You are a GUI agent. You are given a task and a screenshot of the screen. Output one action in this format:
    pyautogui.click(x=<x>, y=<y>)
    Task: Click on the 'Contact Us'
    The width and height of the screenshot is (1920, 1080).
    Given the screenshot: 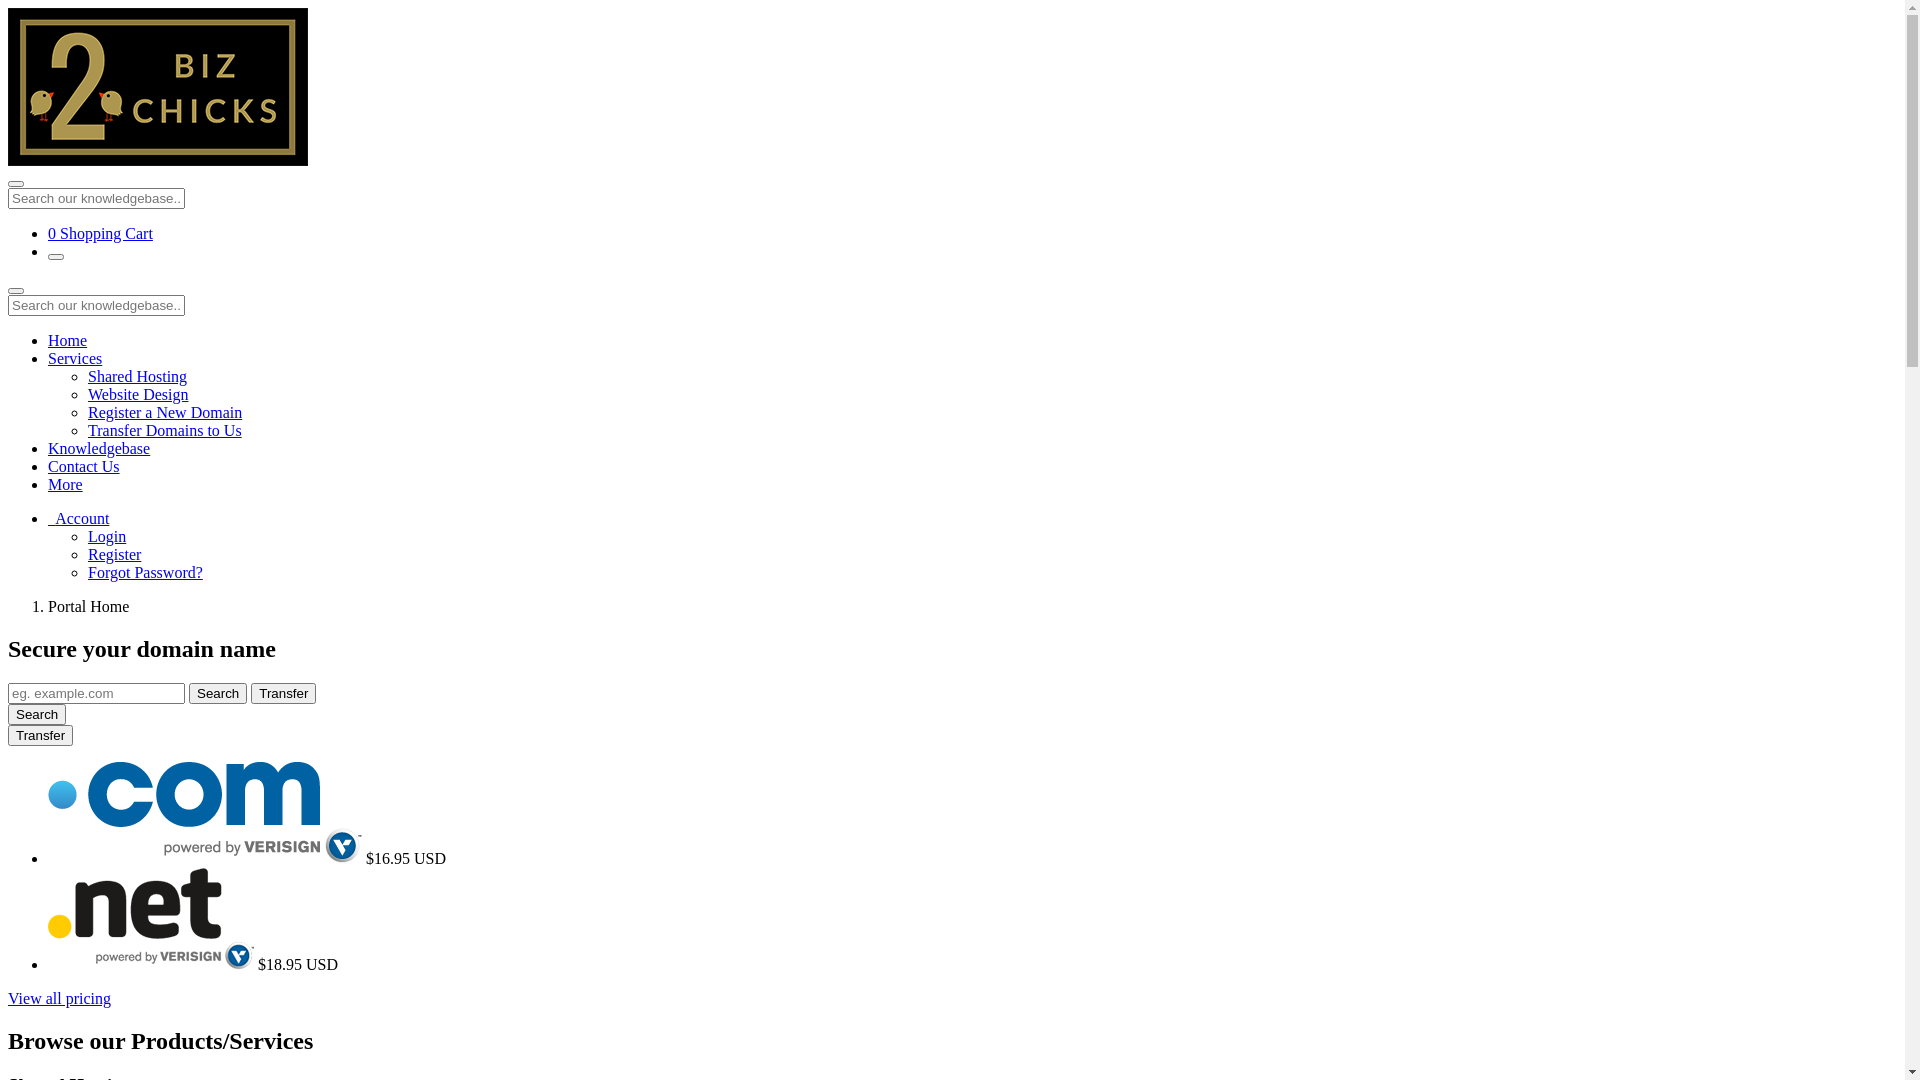 What is the action you would take?
    pyautogui.click(x=82, y=466)
    